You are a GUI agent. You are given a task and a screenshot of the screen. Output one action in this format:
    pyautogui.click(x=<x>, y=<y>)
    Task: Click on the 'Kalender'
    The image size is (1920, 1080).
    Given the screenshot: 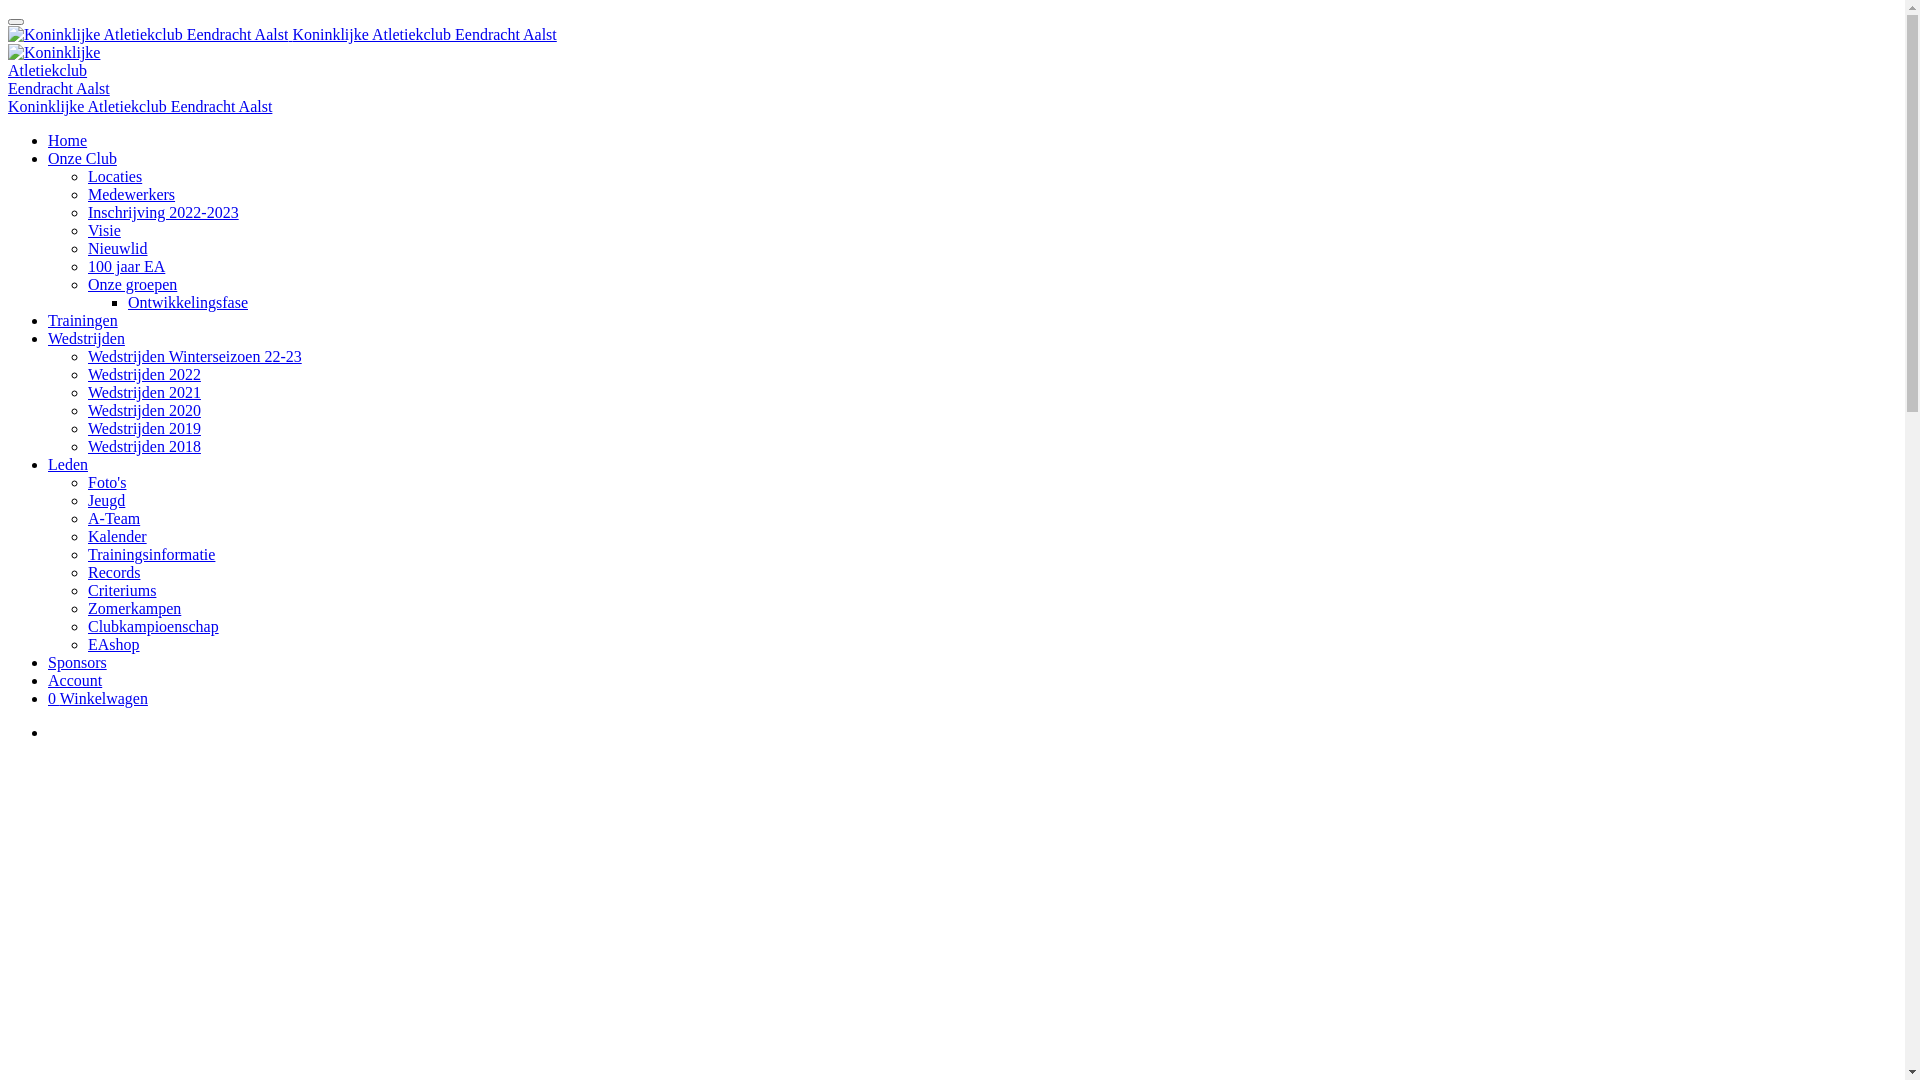 What is the action you would take?
    pyautogui.click(x=116, y=535)
    